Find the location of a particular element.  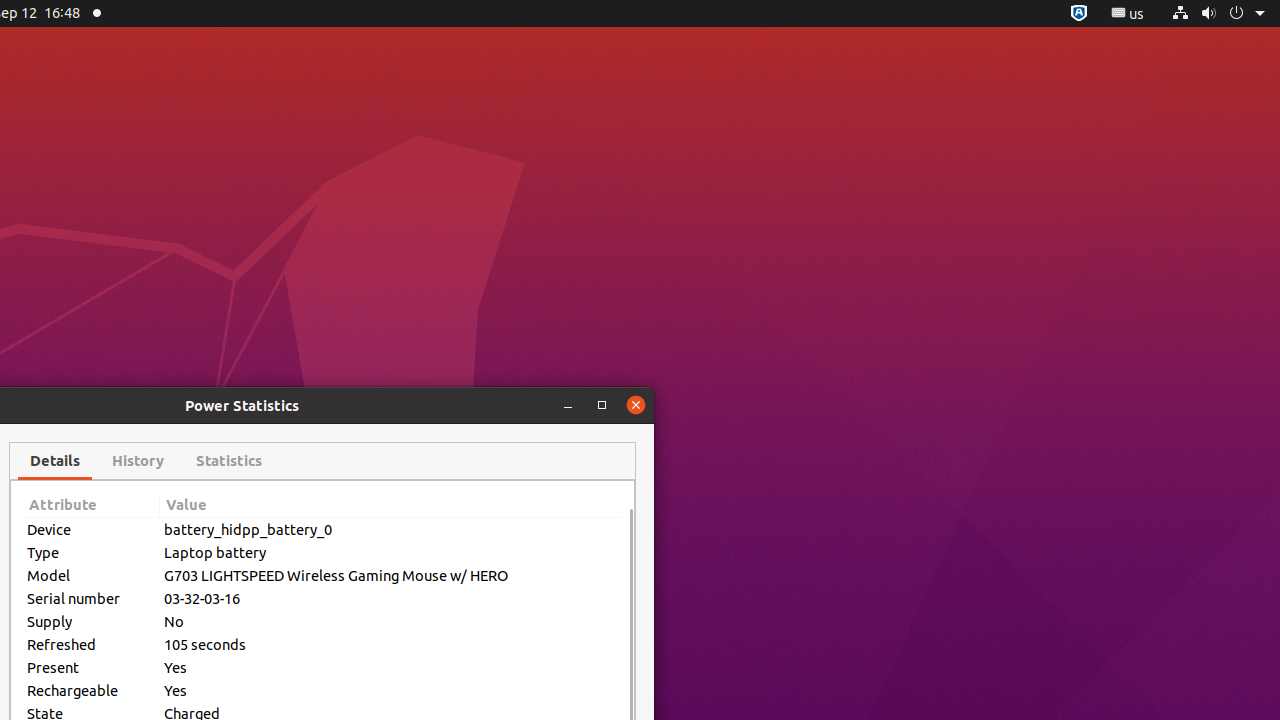

'Details' is located at coordinates (55, 461).